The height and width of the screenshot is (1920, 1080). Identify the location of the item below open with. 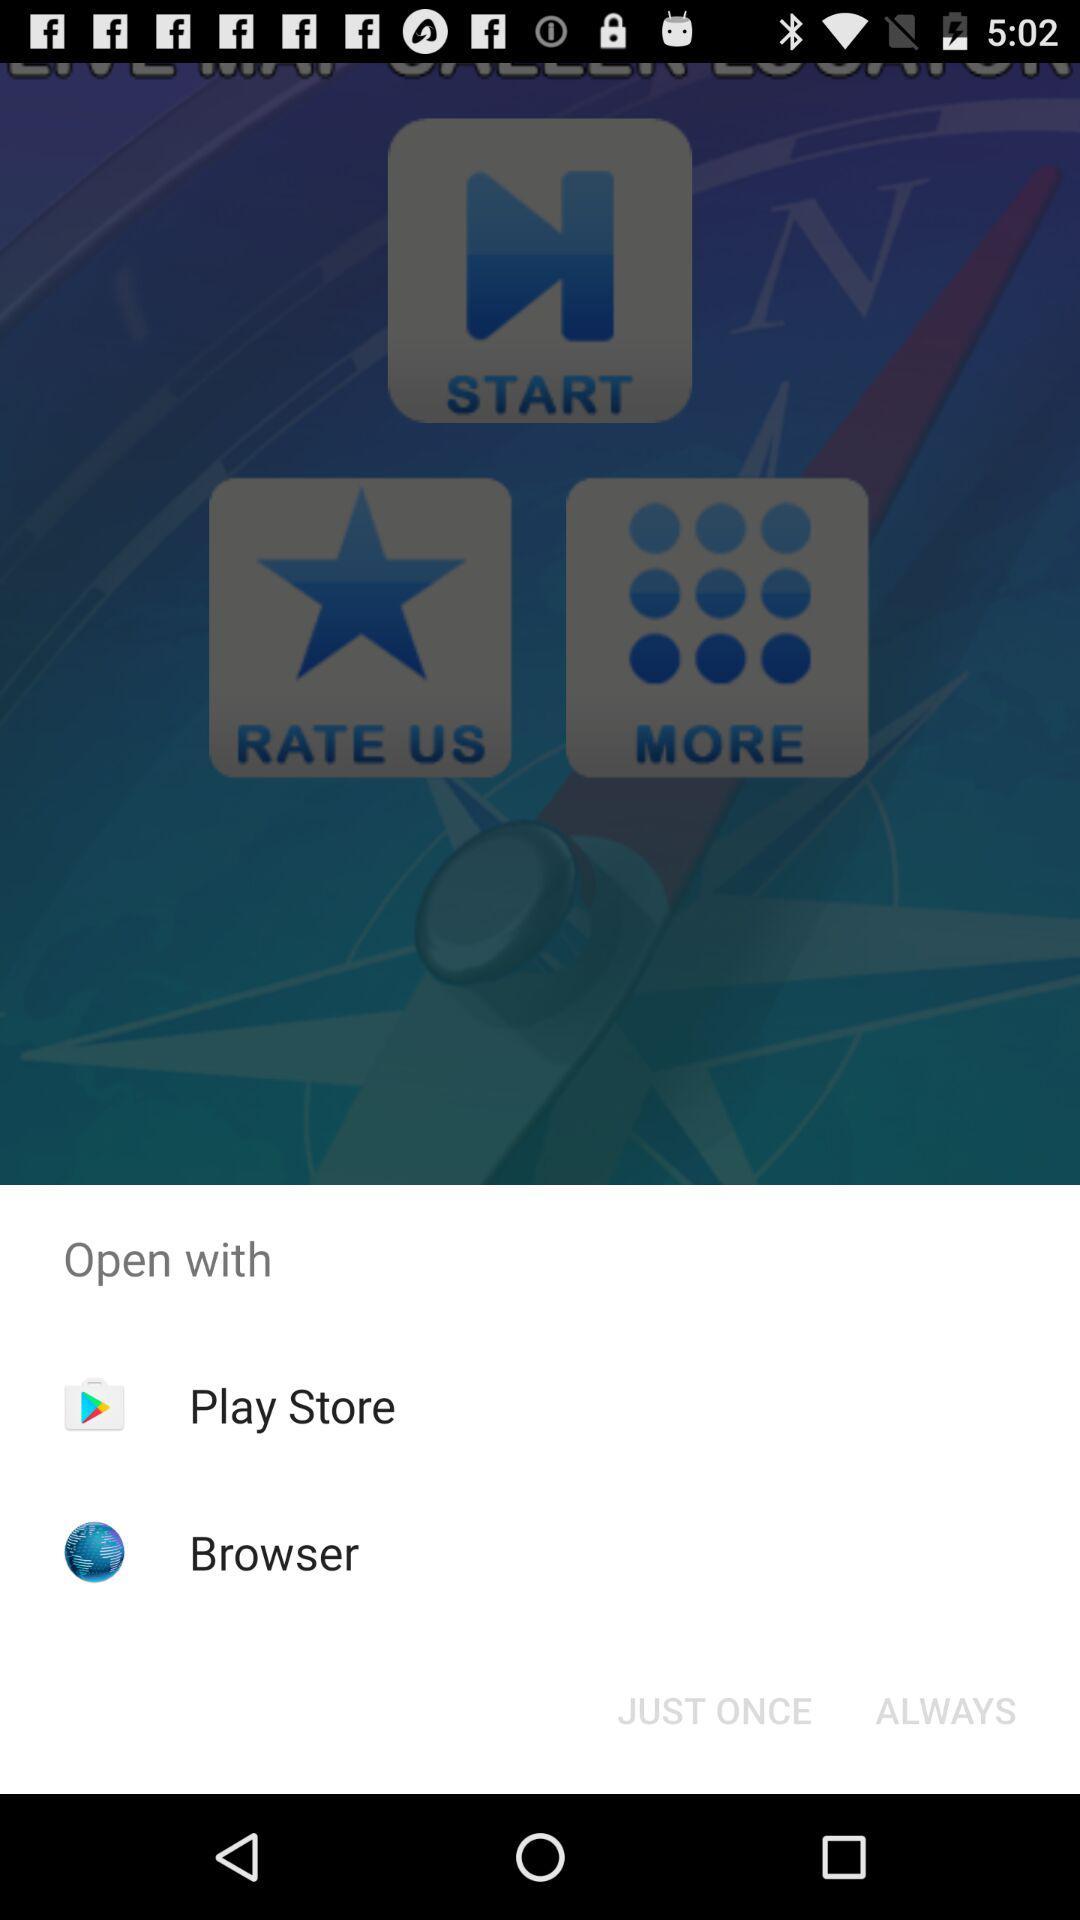
(713, 1708).